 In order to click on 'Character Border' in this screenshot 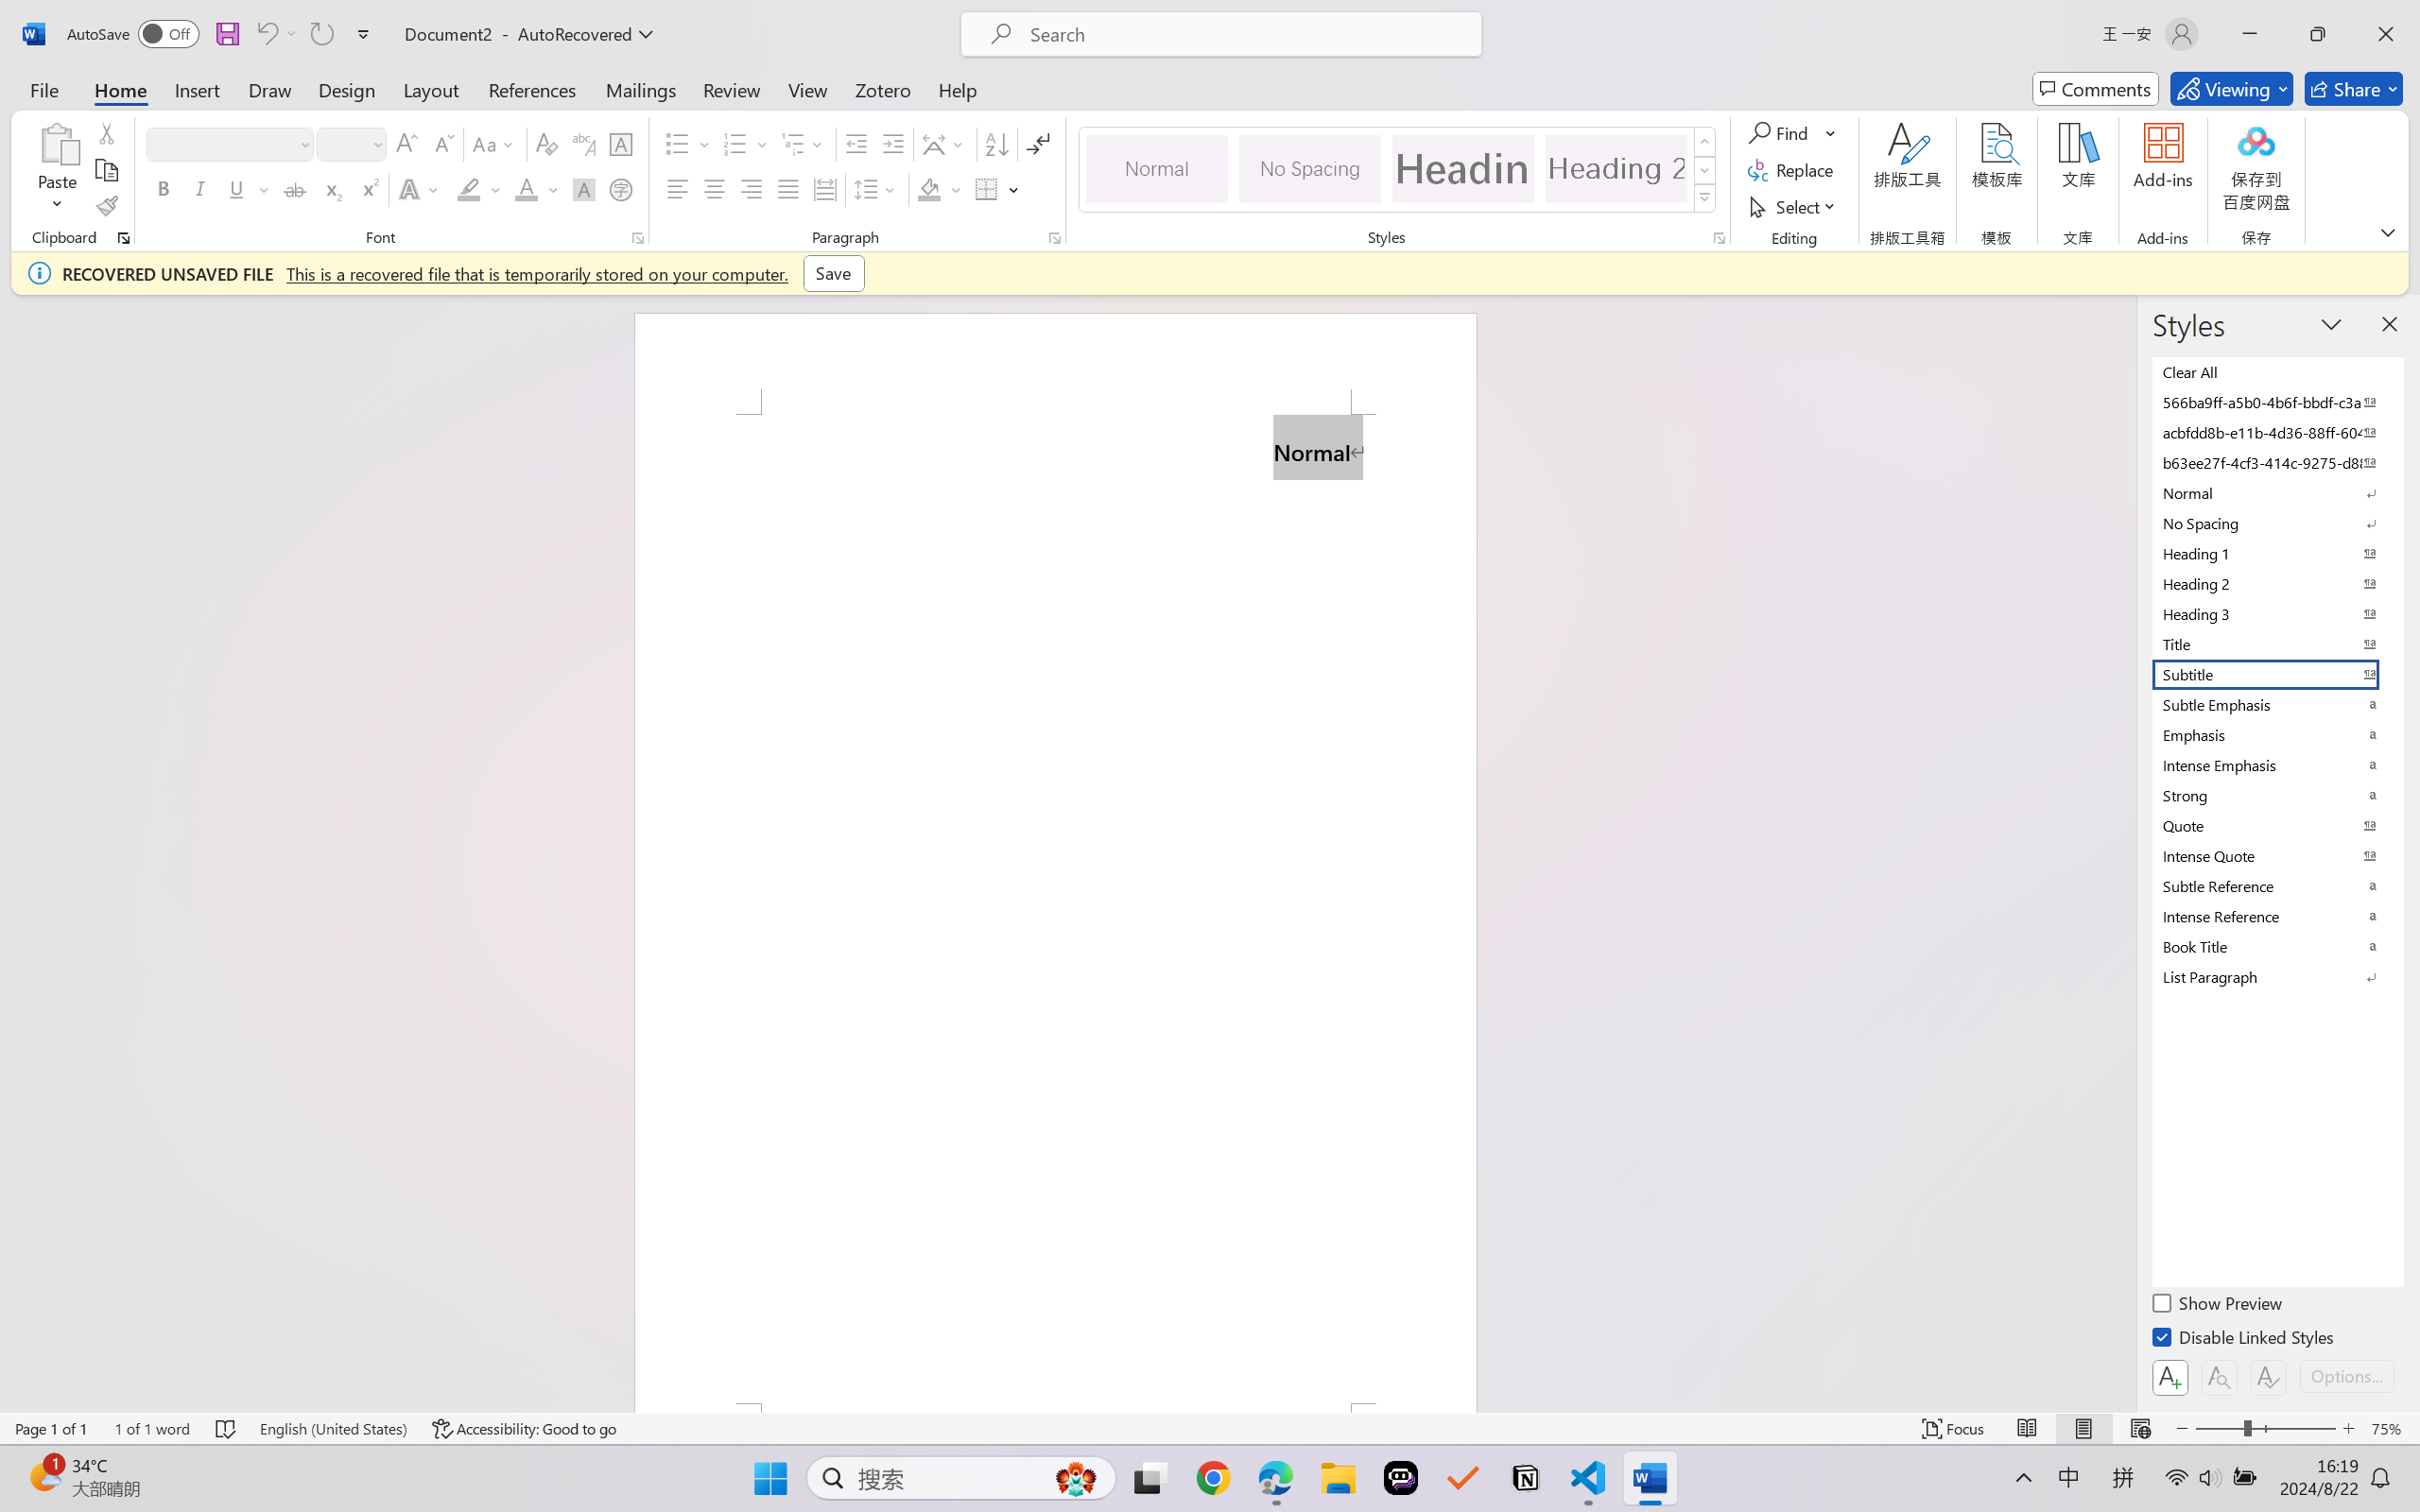, I will do `click(621, 144)`.